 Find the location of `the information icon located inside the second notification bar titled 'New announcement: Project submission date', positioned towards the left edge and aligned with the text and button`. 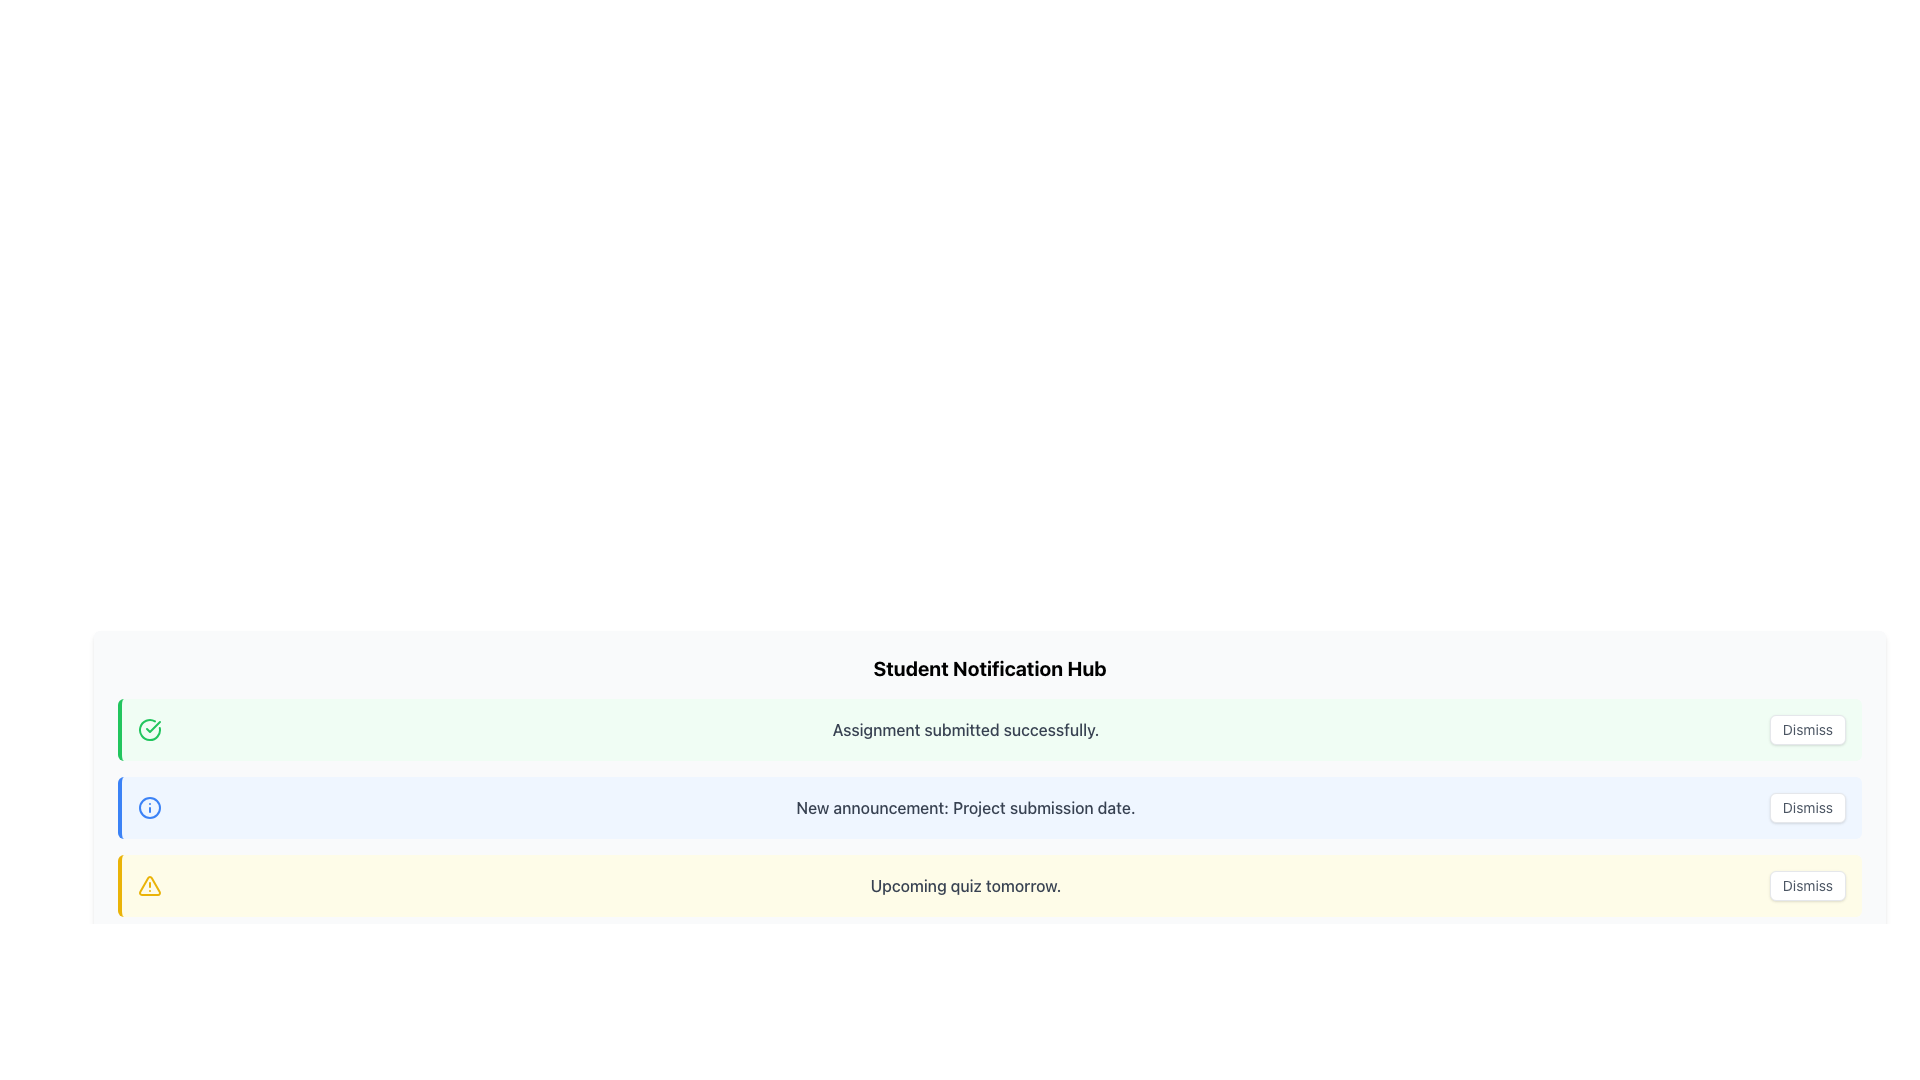

the information icon located inside the second notification bar titled 'New announcement: Project submission date', positioned towards the left edge and aligned with the text and button is located at coordinates (148, 806).